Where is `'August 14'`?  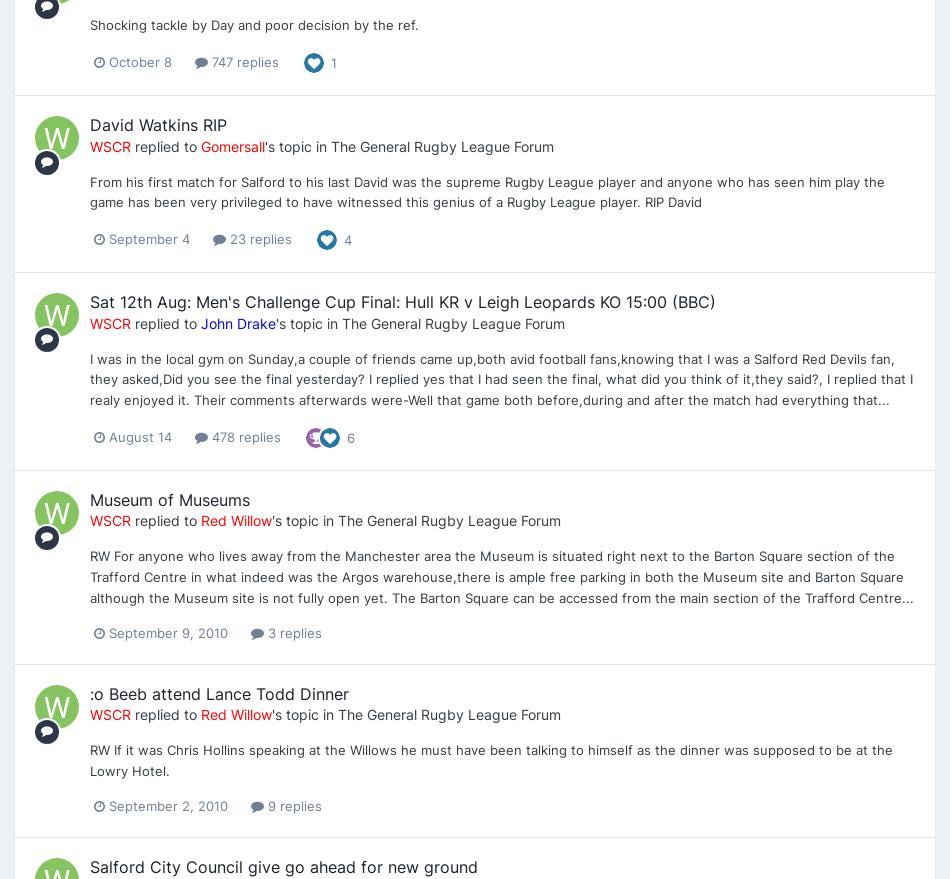
'August 14' is located at coordinates (140, 436).